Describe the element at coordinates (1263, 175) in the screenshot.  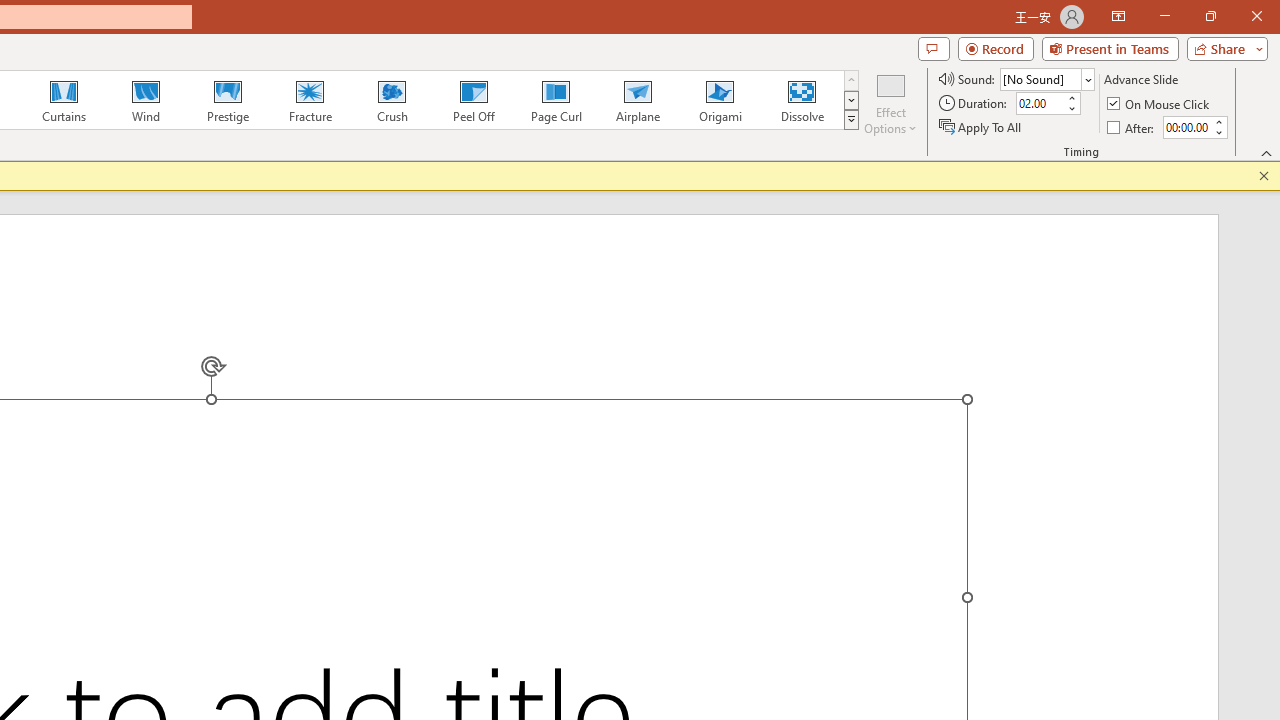
I see `'Close this message'` at that location.